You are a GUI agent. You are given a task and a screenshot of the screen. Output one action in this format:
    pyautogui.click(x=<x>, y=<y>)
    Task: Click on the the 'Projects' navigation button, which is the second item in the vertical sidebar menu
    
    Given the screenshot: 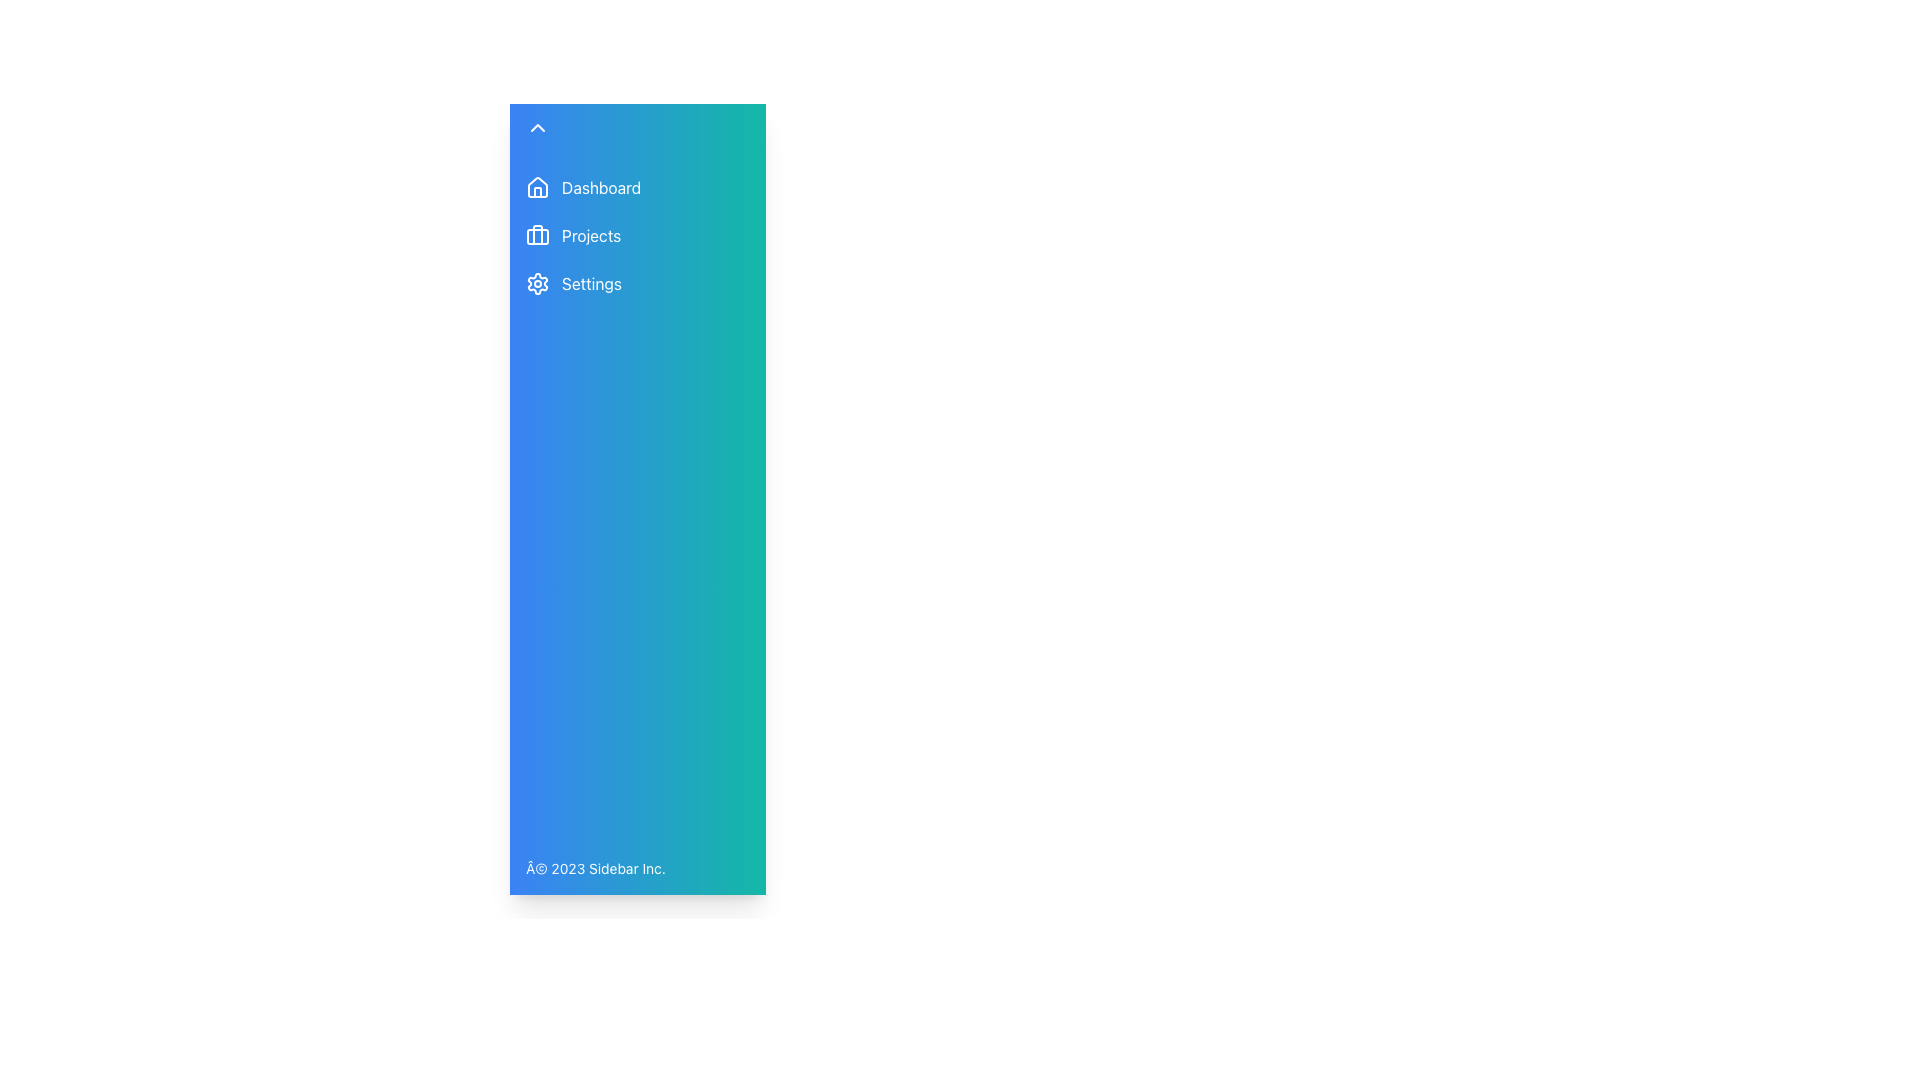 What is the action you would take?
    pyautogui.click(x=594, y=234)
    